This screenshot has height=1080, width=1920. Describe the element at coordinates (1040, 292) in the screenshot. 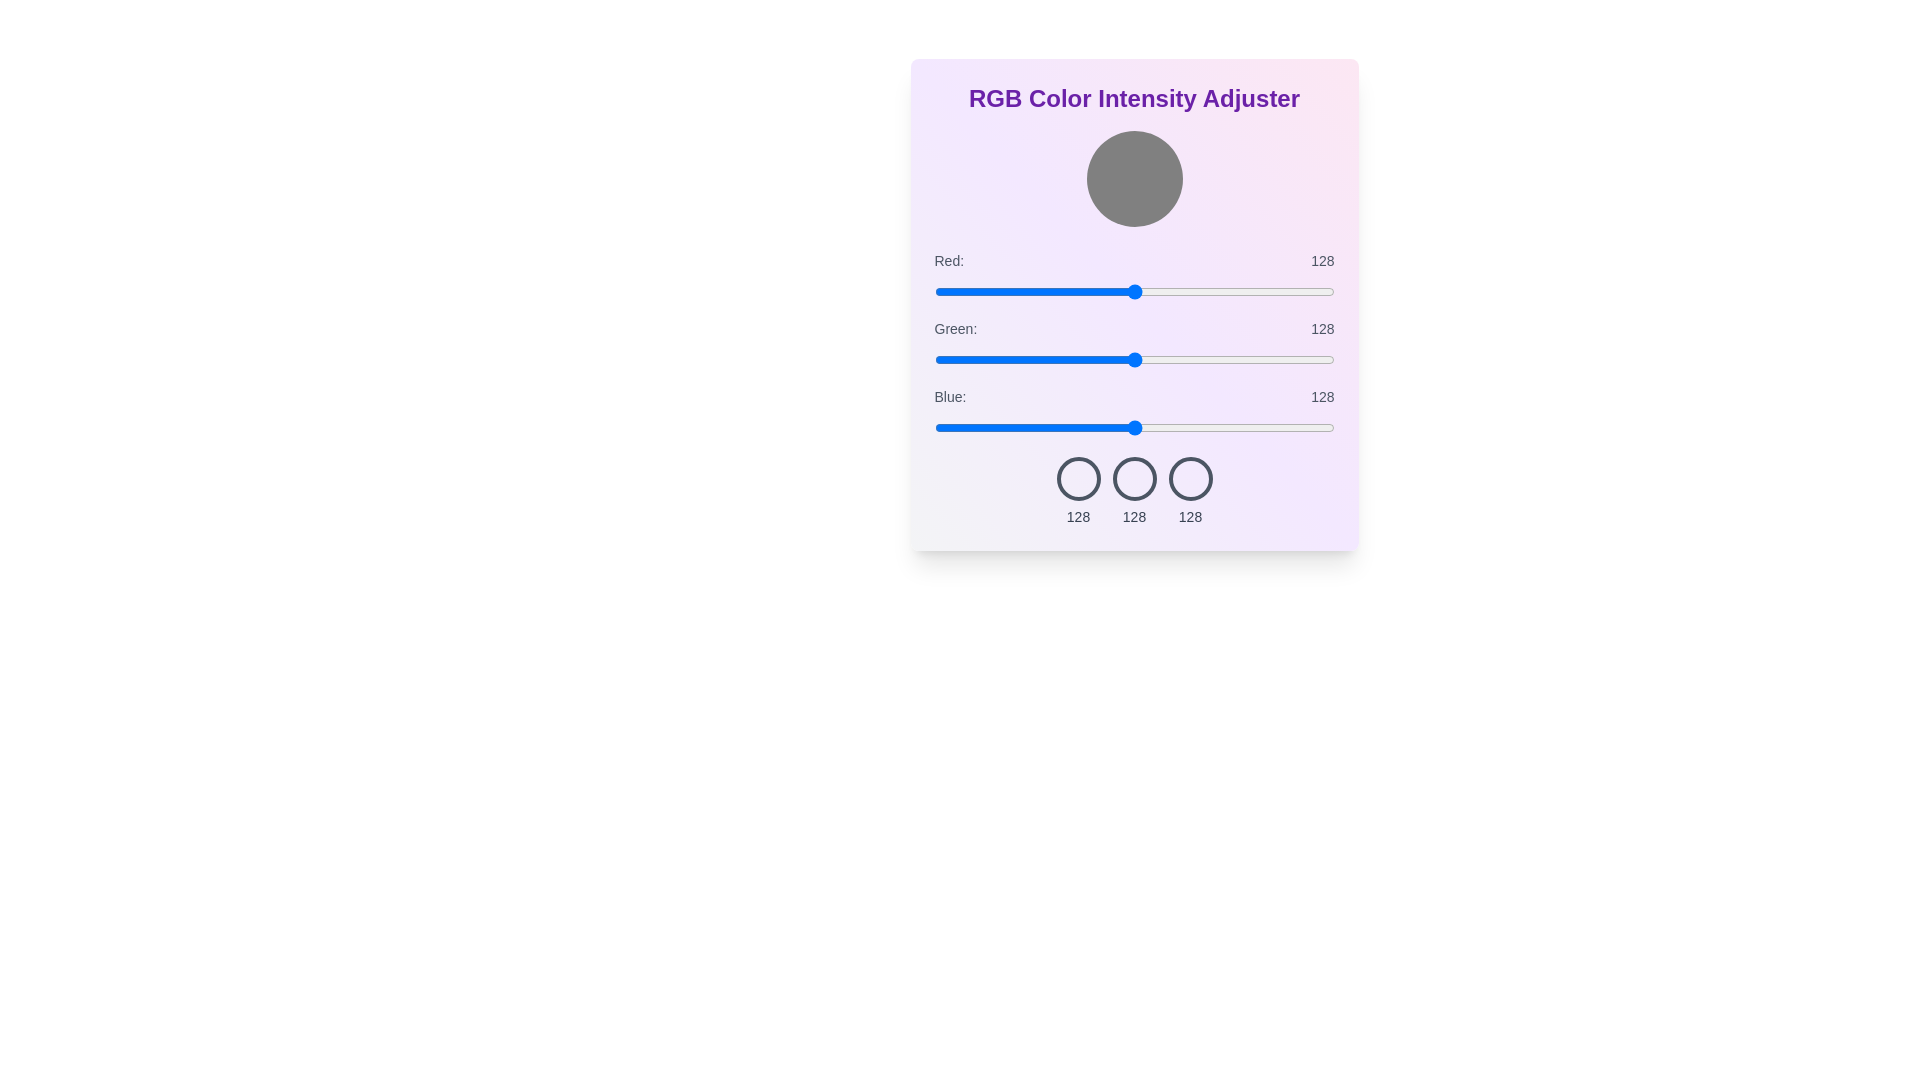

I see `the red color intensity slider to 68 value` at that location.